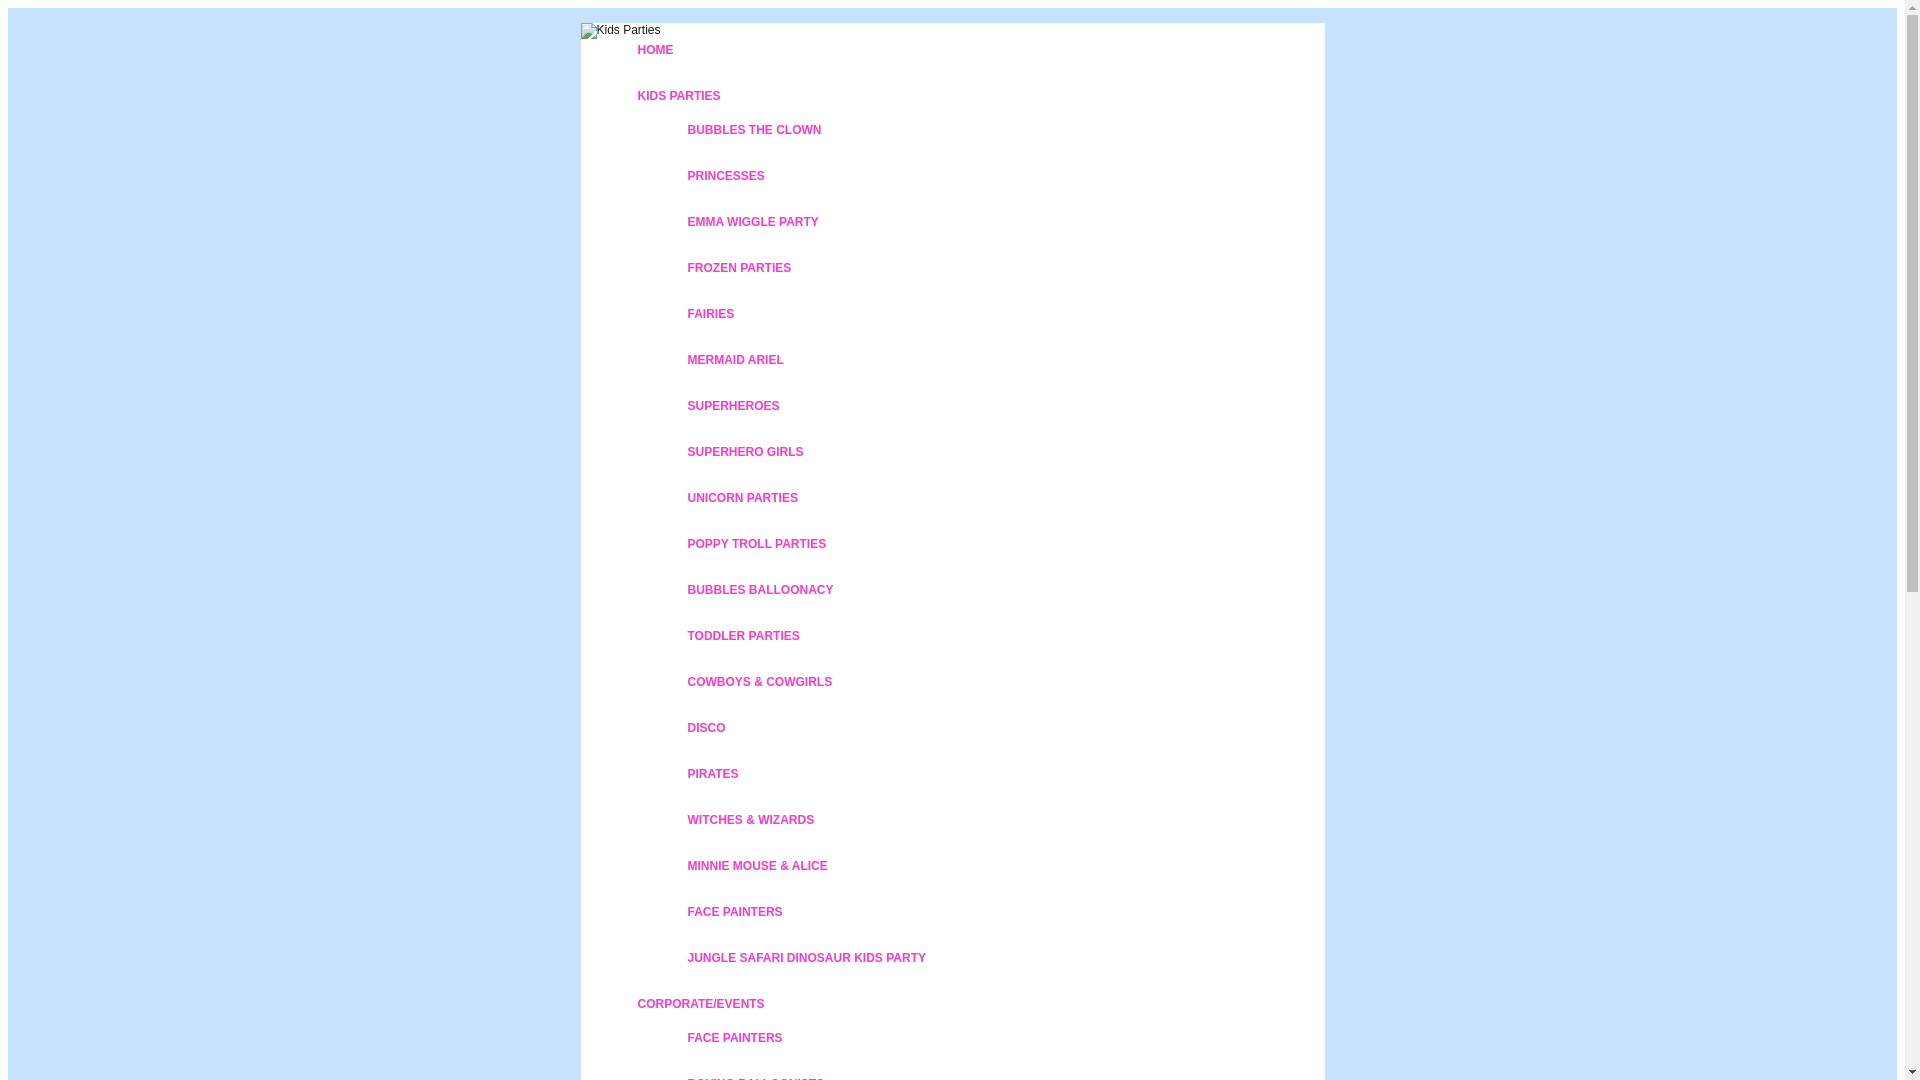 The width and height of the screenshot is (1920, 1080). What do you see at coordinates (680, 313) in the screenshot?
I see `'FAIRIES'` at bounding box center [680, 313].